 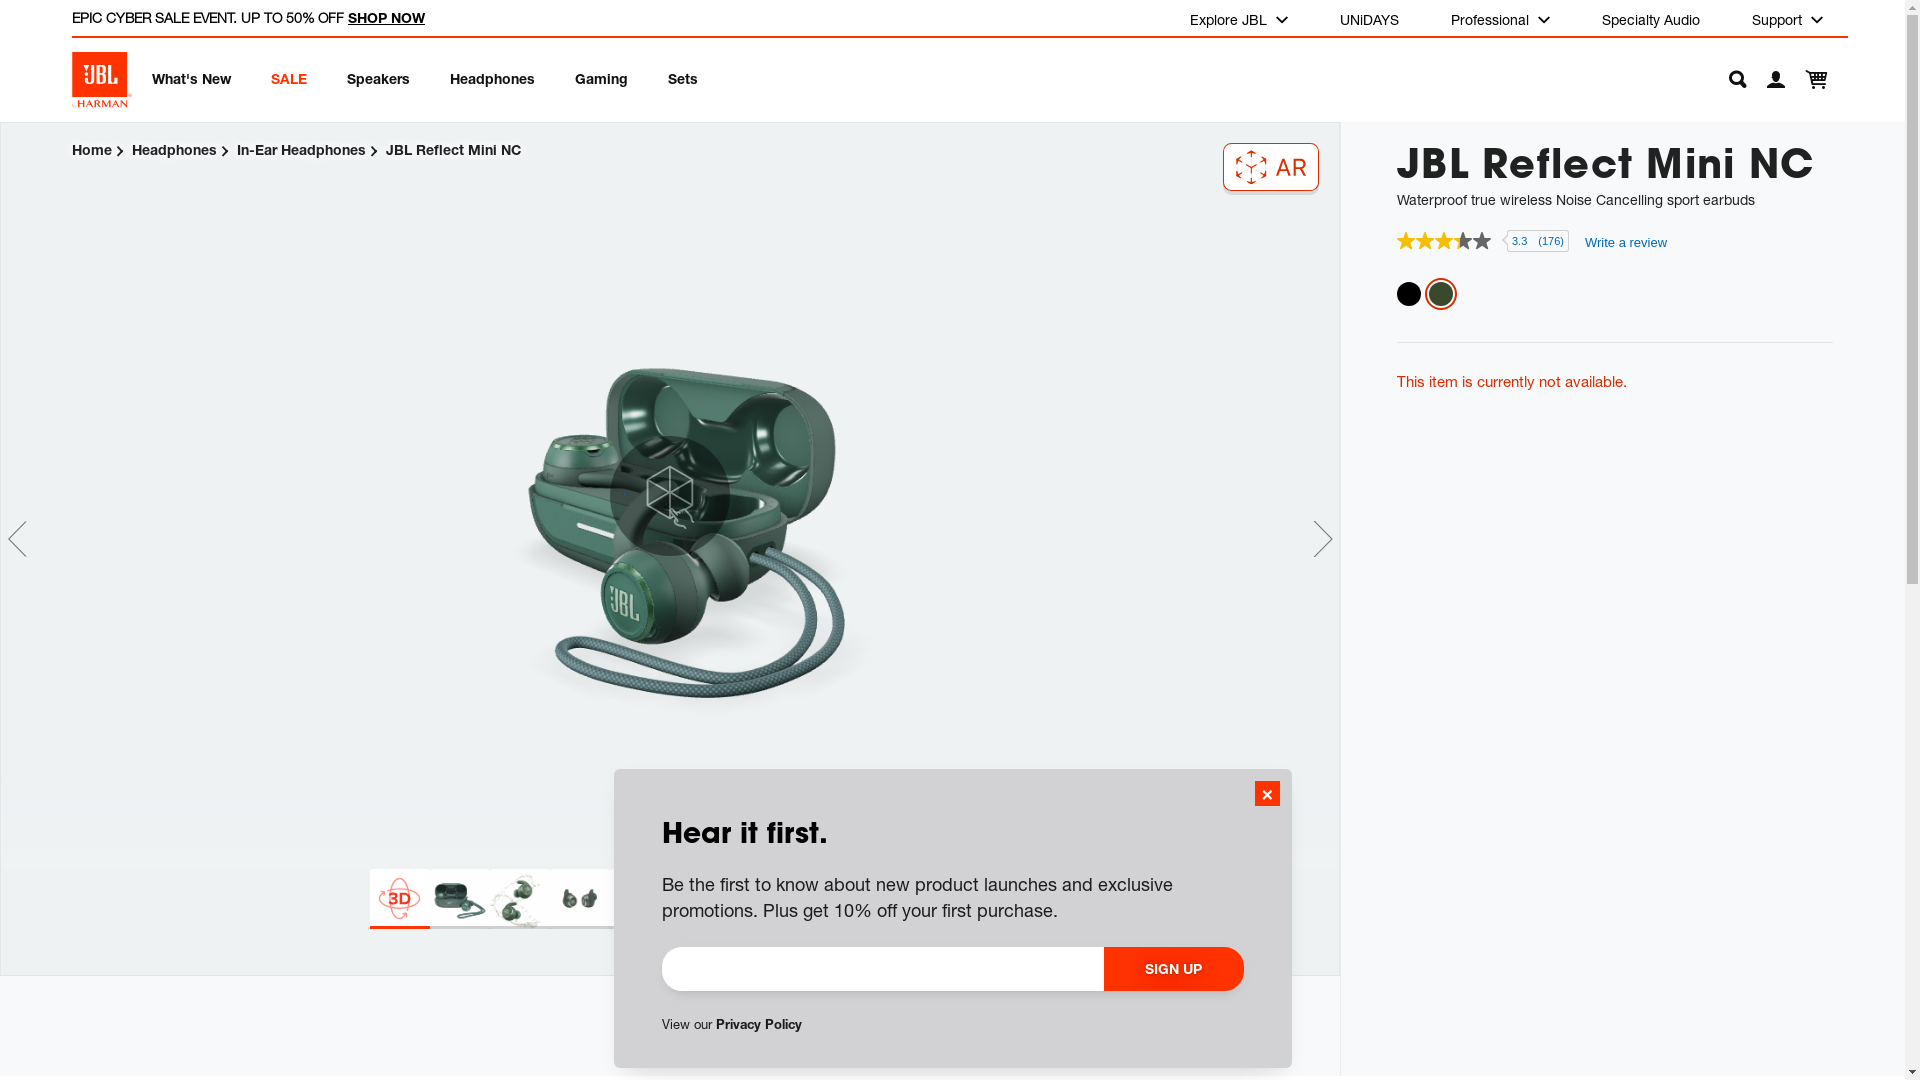 I want to click on 'PREVIOUS', so click(x=17, y=538).